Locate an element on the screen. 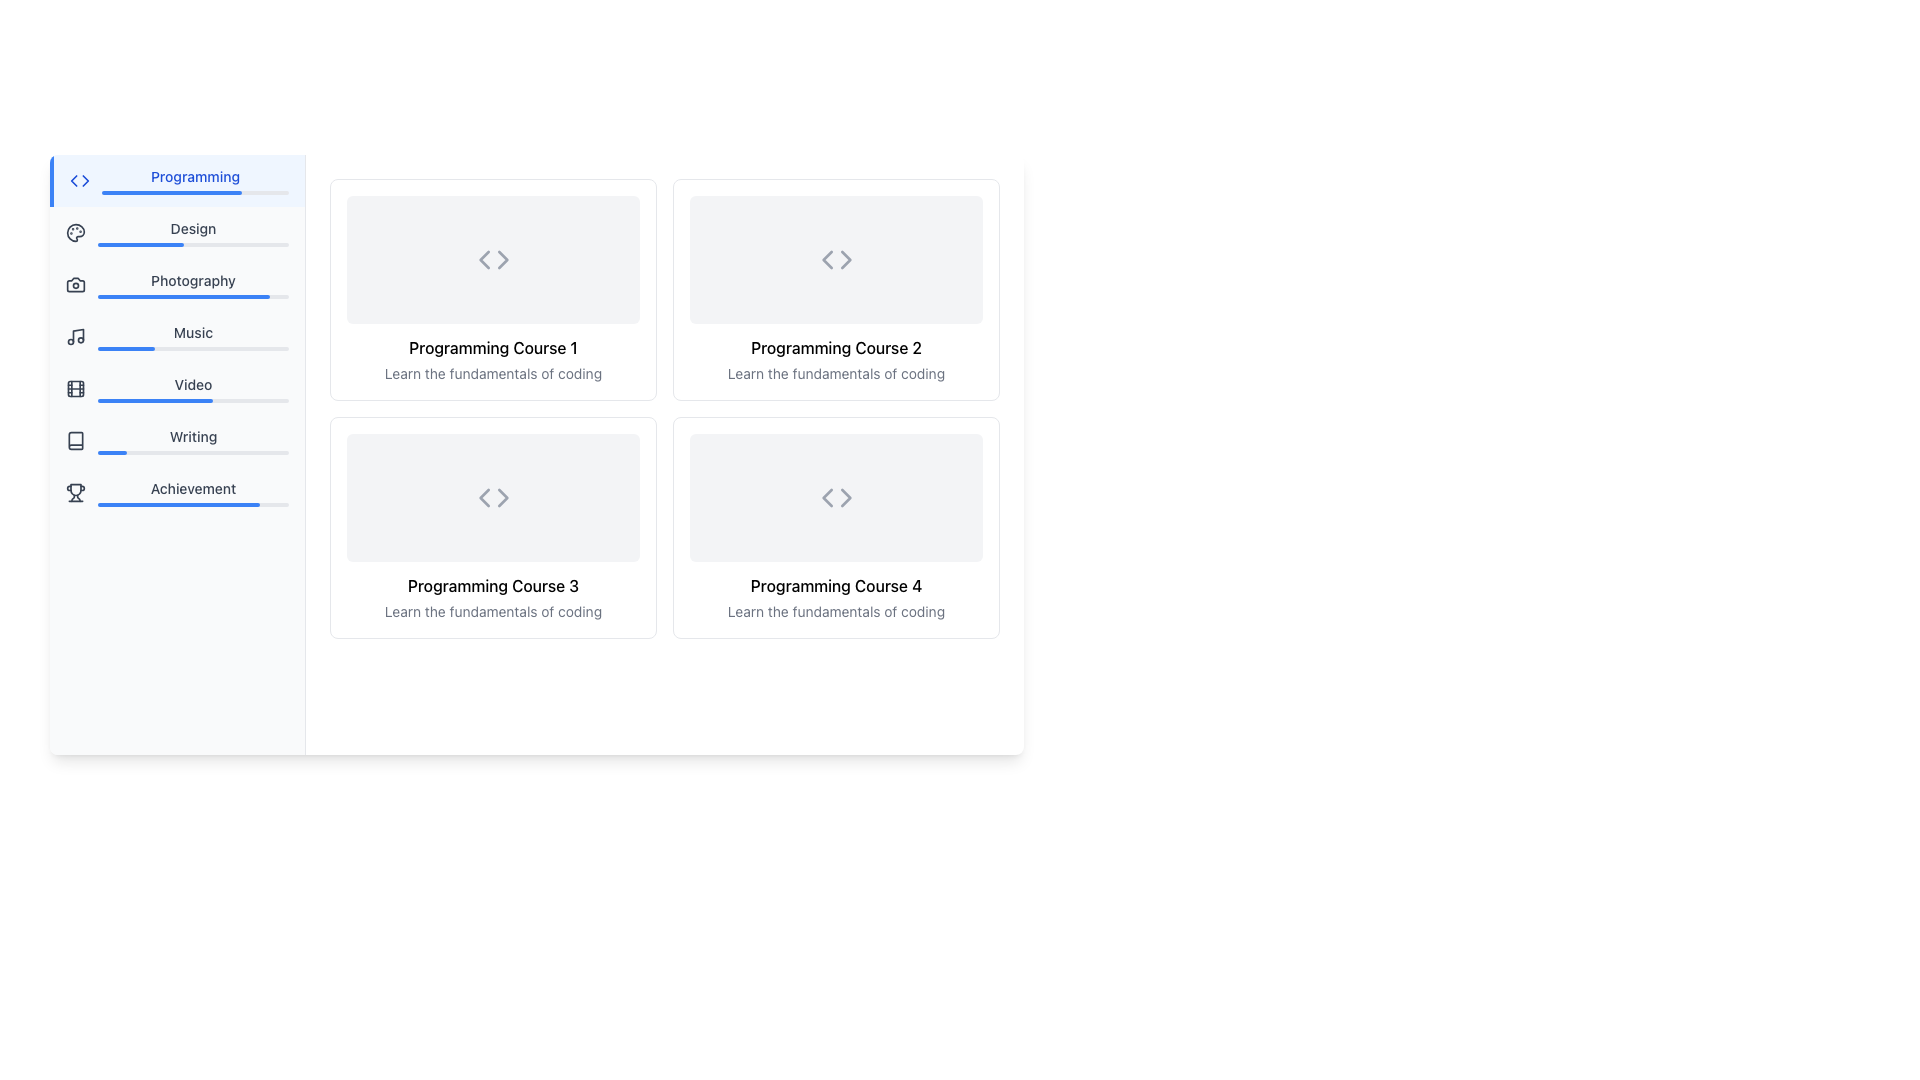 The image size is (1920, 1080). the left arrow icon in the lower-left corner of the 'Programming Course 3' layout card, which is an SVG graphic indicating navigation or a previous action is located at coordinates (484, 496).